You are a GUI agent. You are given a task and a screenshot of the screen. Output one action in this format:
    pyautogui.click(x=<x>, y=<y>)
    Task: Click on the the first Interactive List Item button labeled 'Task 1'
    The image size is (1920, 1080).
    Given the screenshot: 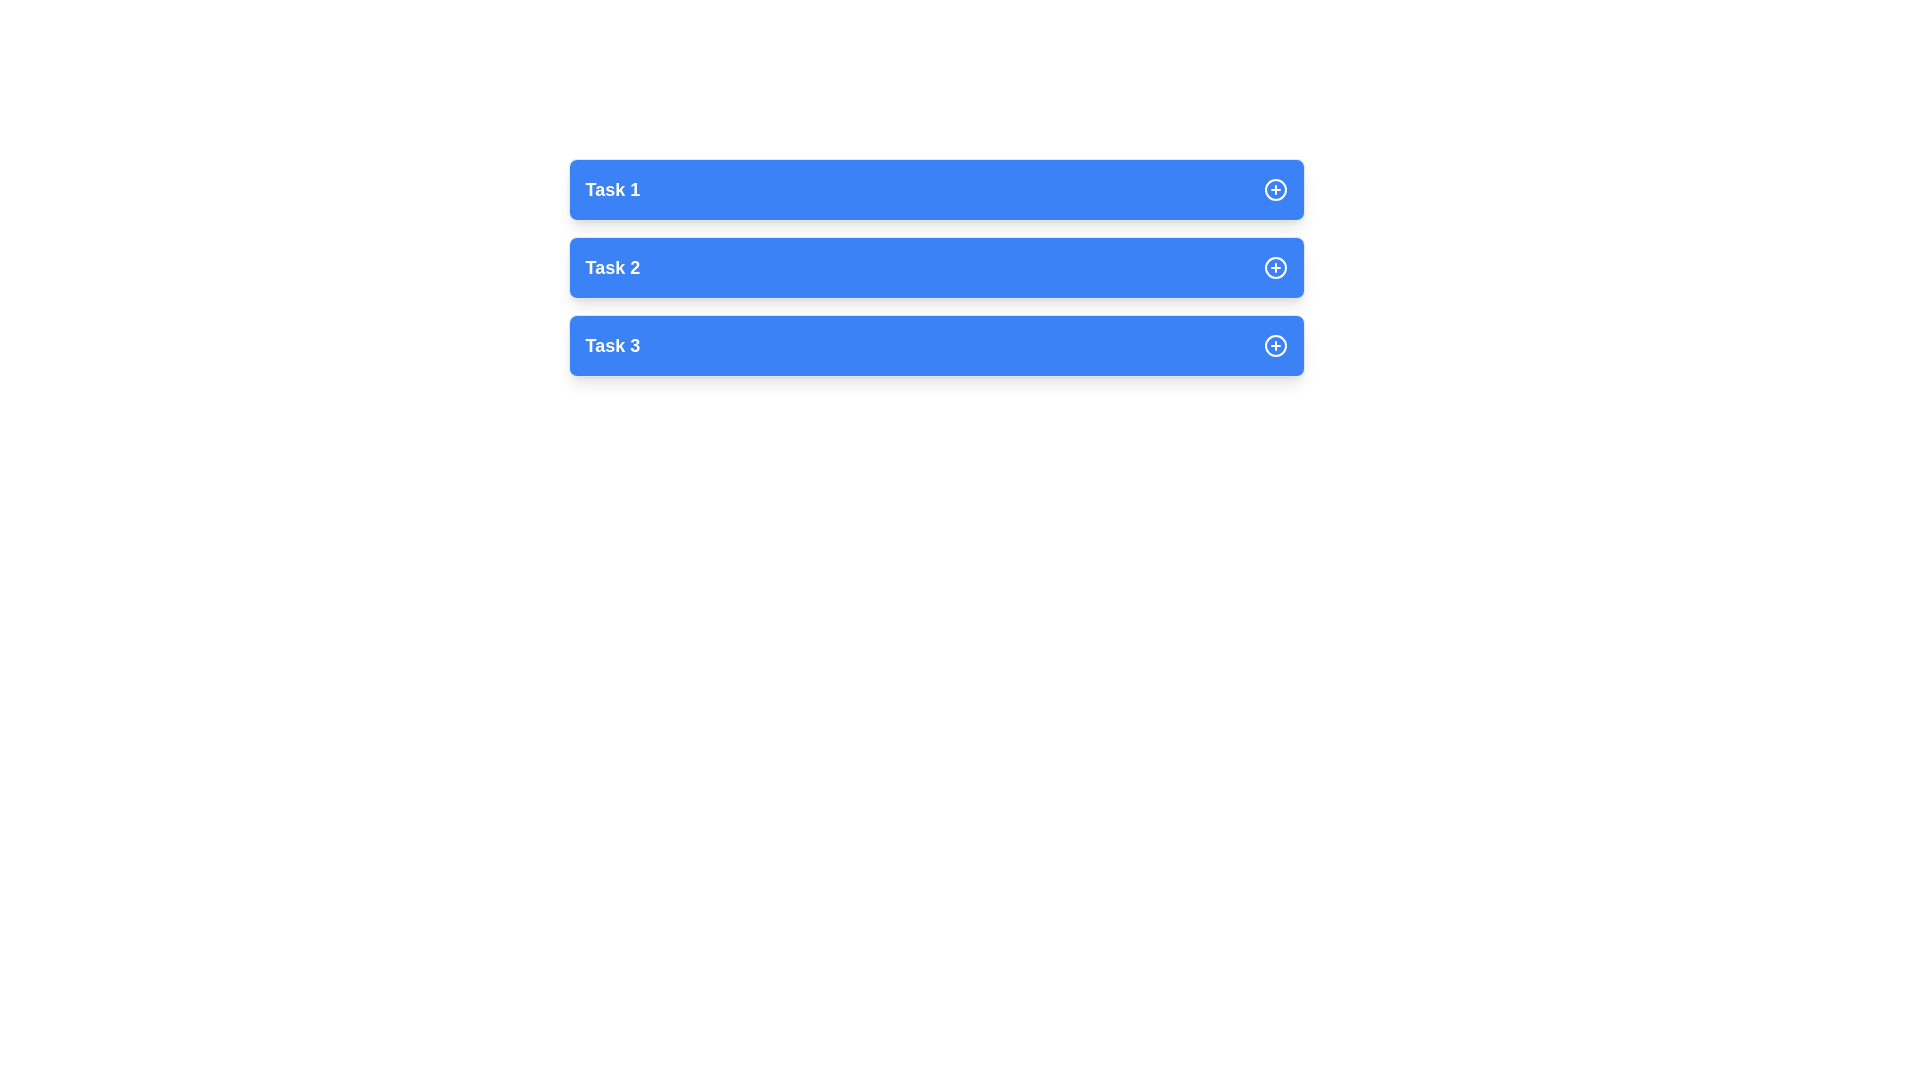 What is the action you would take?
    pyautogui.click(x=935, y=189)
    